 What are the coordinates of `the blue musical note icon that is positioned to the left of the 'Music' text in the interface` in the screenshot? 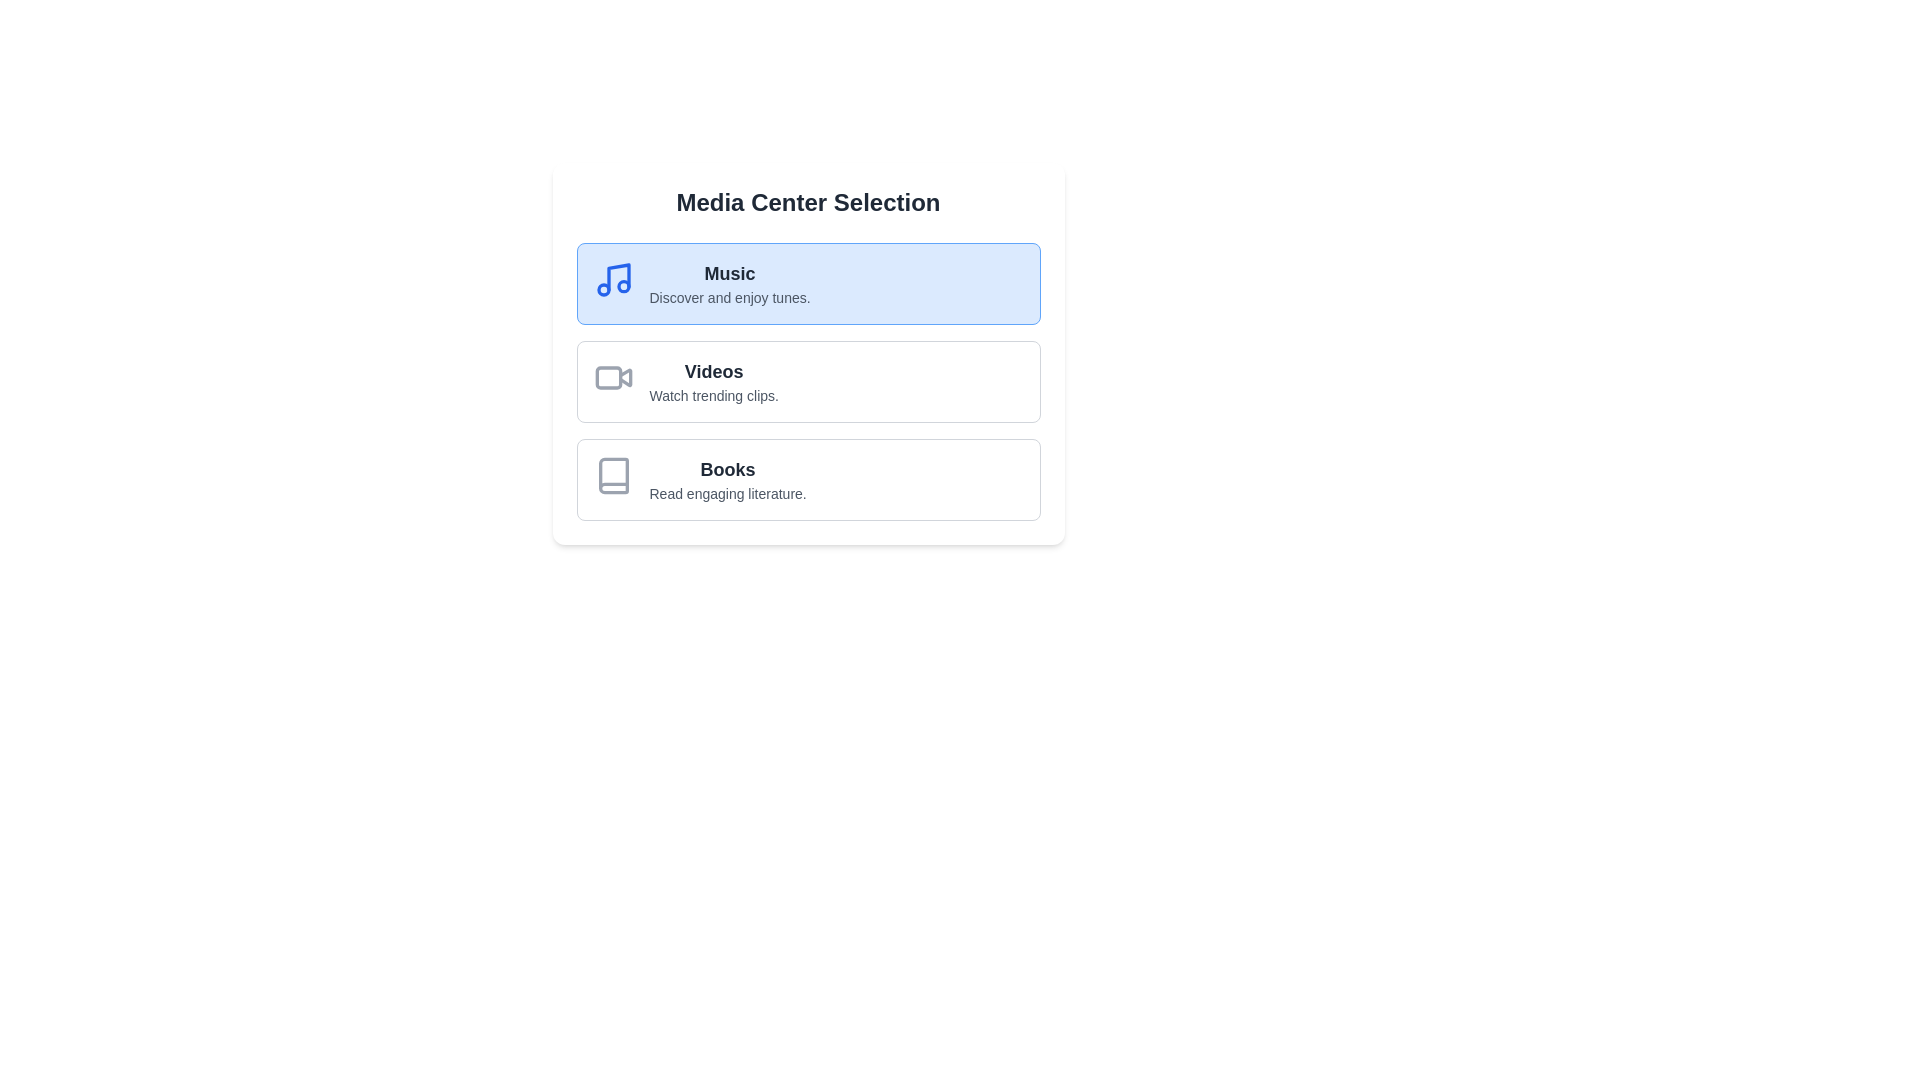 It's located at (612, 280).